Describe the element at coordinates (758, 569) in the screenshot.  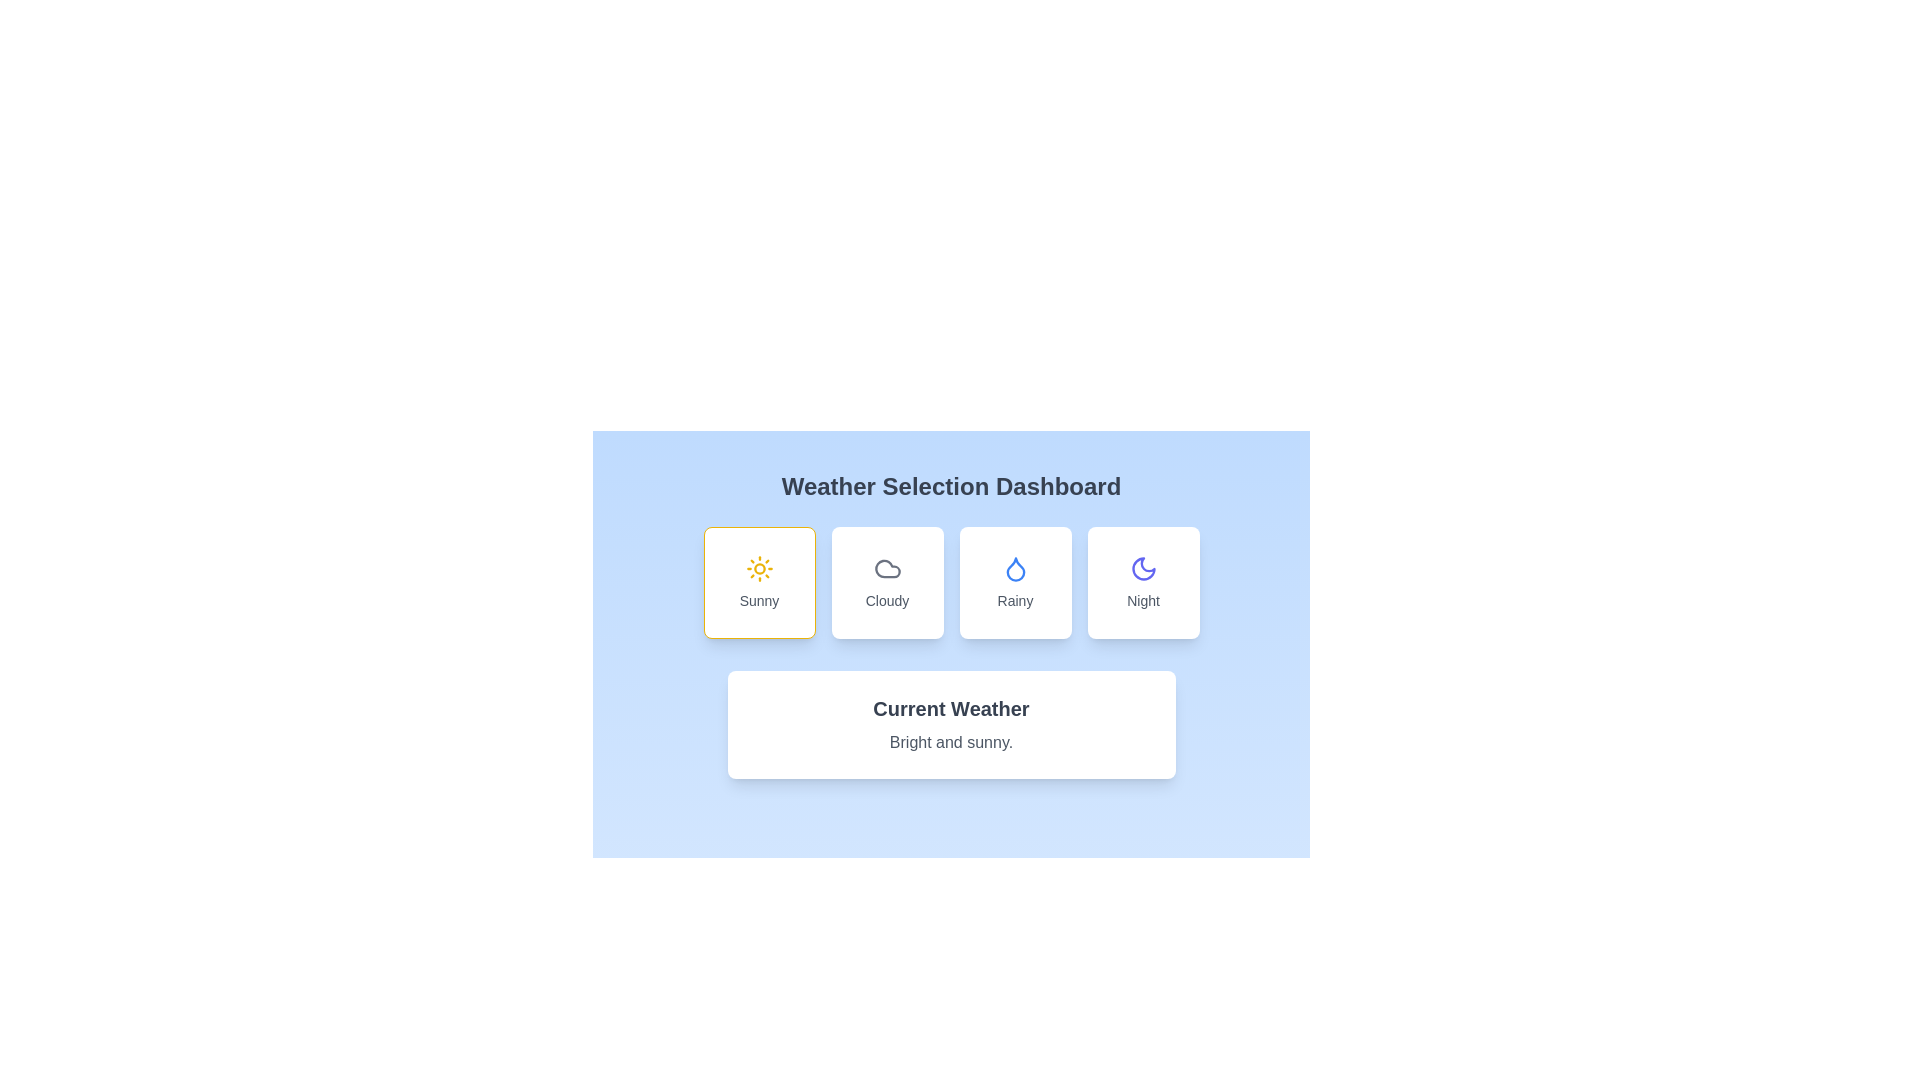
I see `styling or dimensions of the central circular part of the 'Sunny' option in the weather selection dashboard` at that location.